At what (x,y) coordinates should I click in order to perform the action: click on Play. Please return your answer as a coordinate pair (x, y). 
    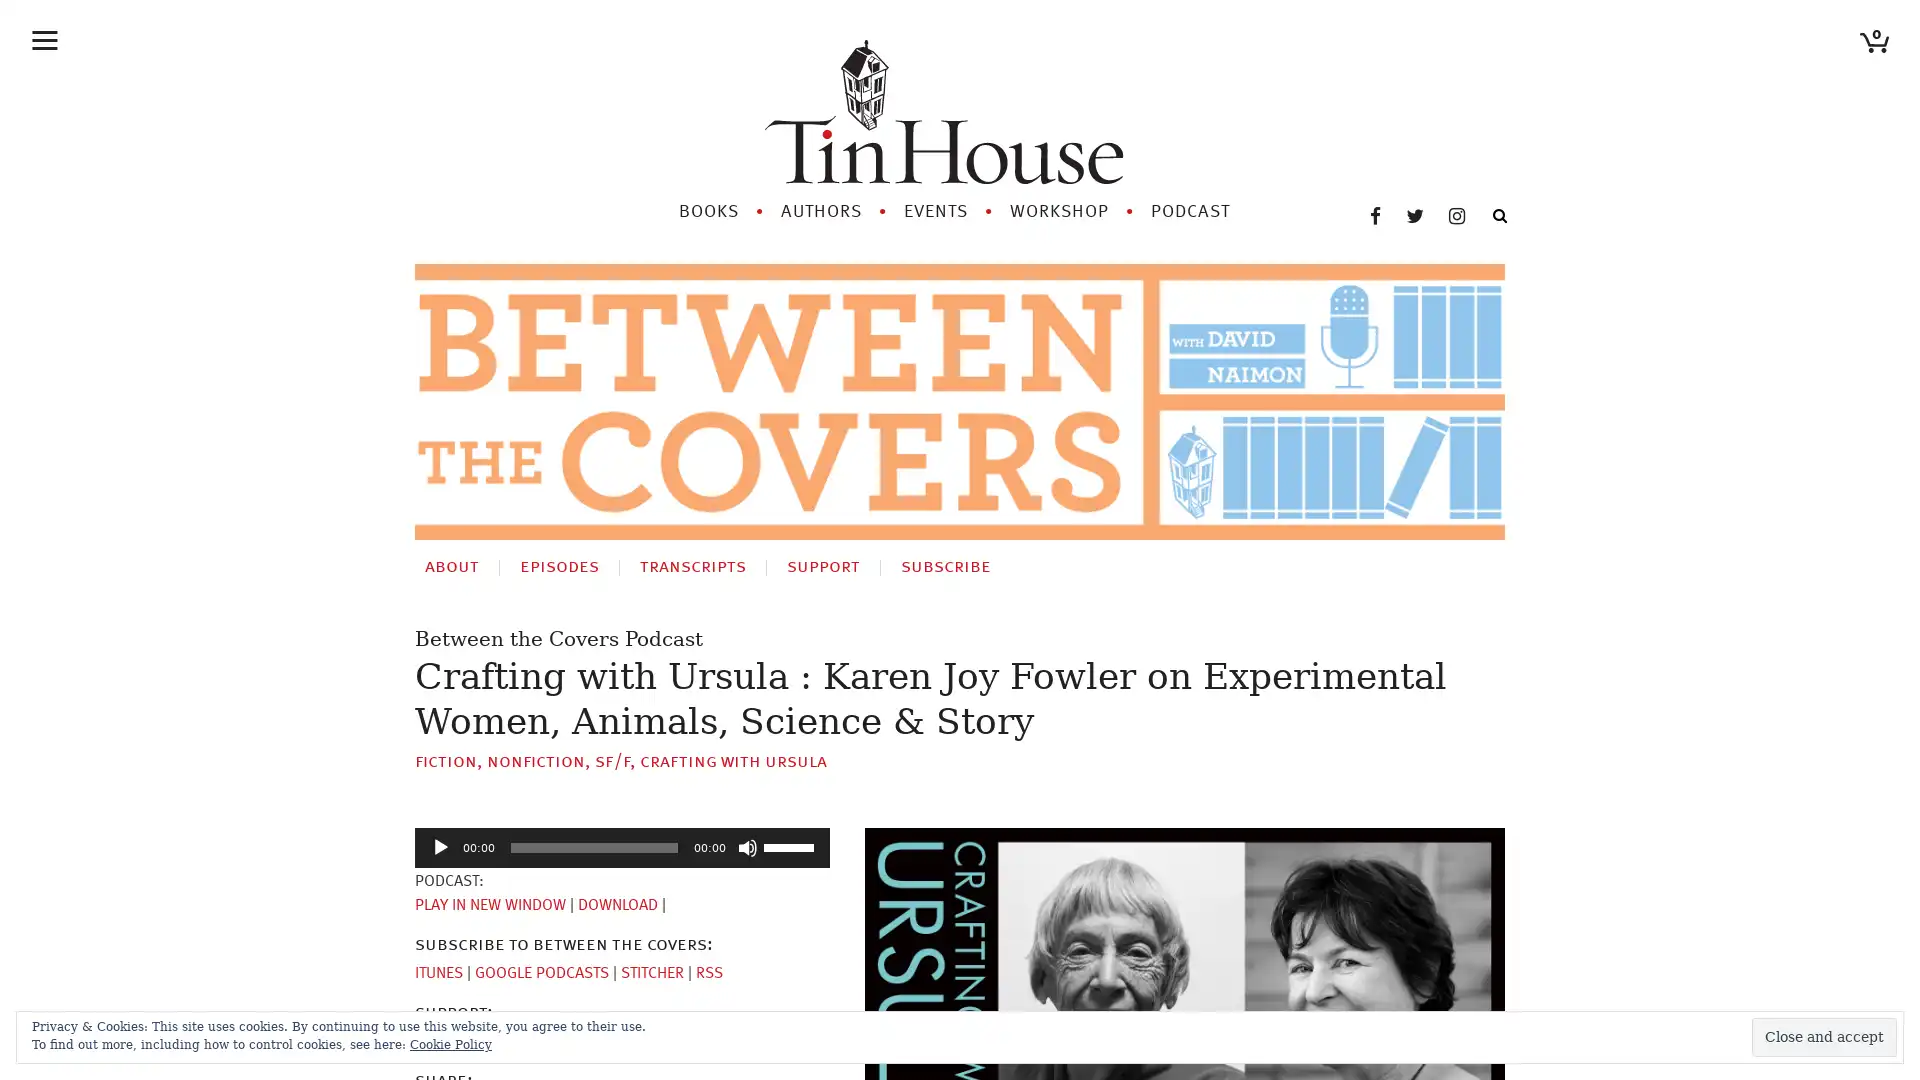
    Looking at the image, I should click on (440, 847).